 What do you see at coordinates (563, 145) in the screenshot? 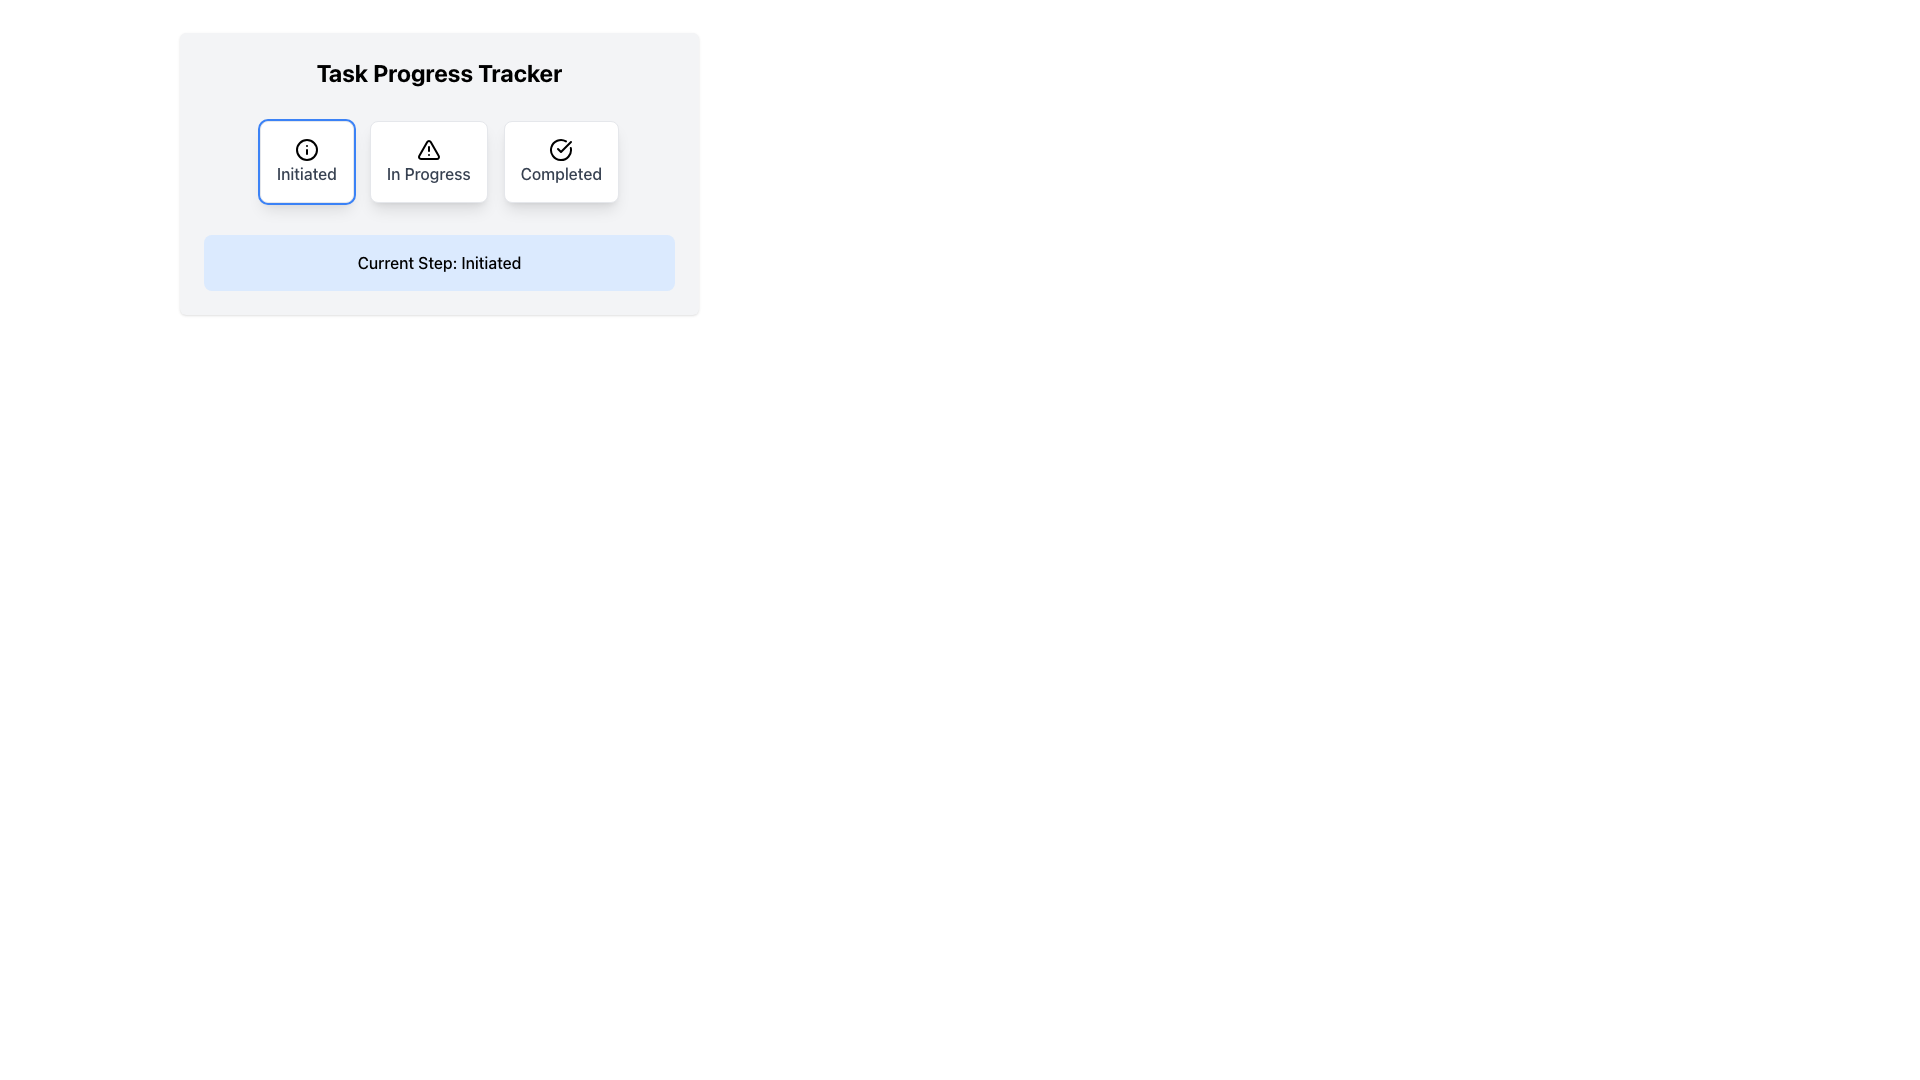
I see `the checkmark icon located in the 'Completed' section of the 'Task Progress Tracker', which indicates completion or success` at bounding box center [563, 145].